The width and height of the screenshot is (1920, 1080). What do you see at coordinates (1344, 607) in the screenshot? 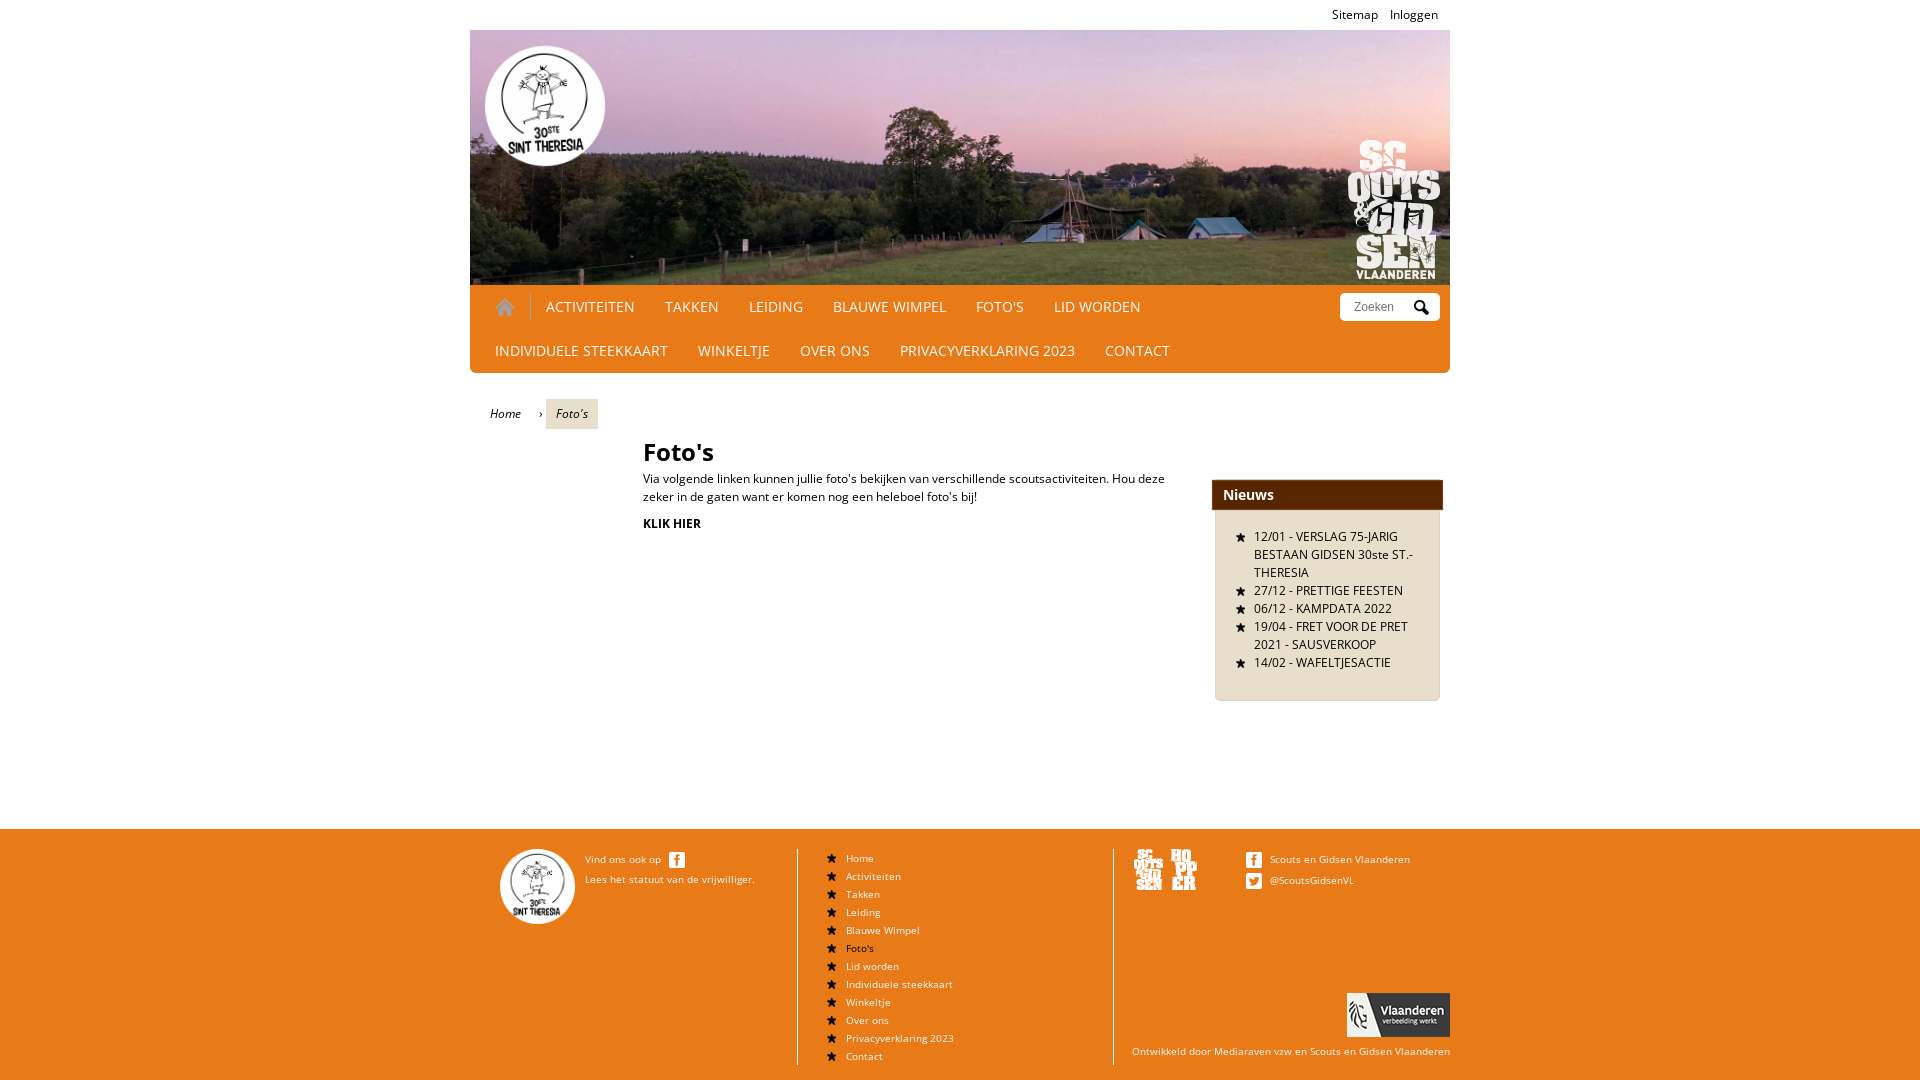
I see `'KAMPDATA 2022'` at bounding box center [1344, 607].